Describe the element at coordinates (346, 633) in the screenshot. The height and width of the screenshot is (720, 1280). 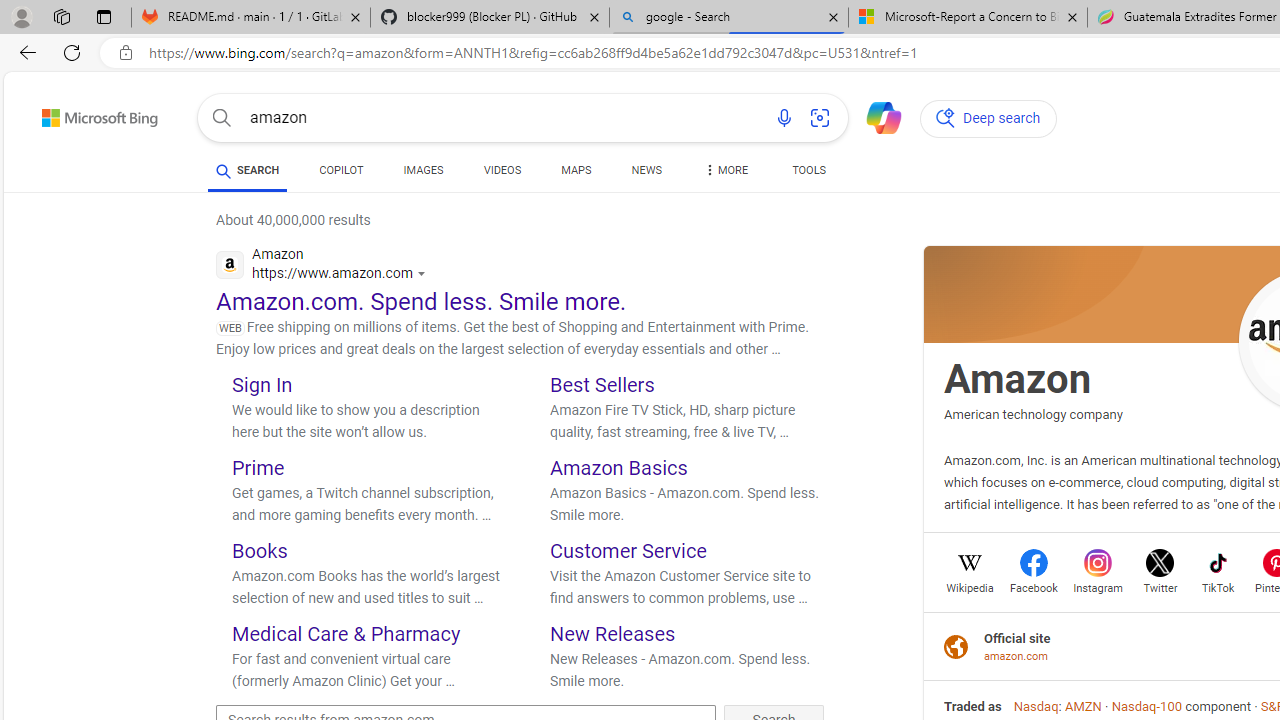
I see `'Medical Care & Pharmacy'` at that location.